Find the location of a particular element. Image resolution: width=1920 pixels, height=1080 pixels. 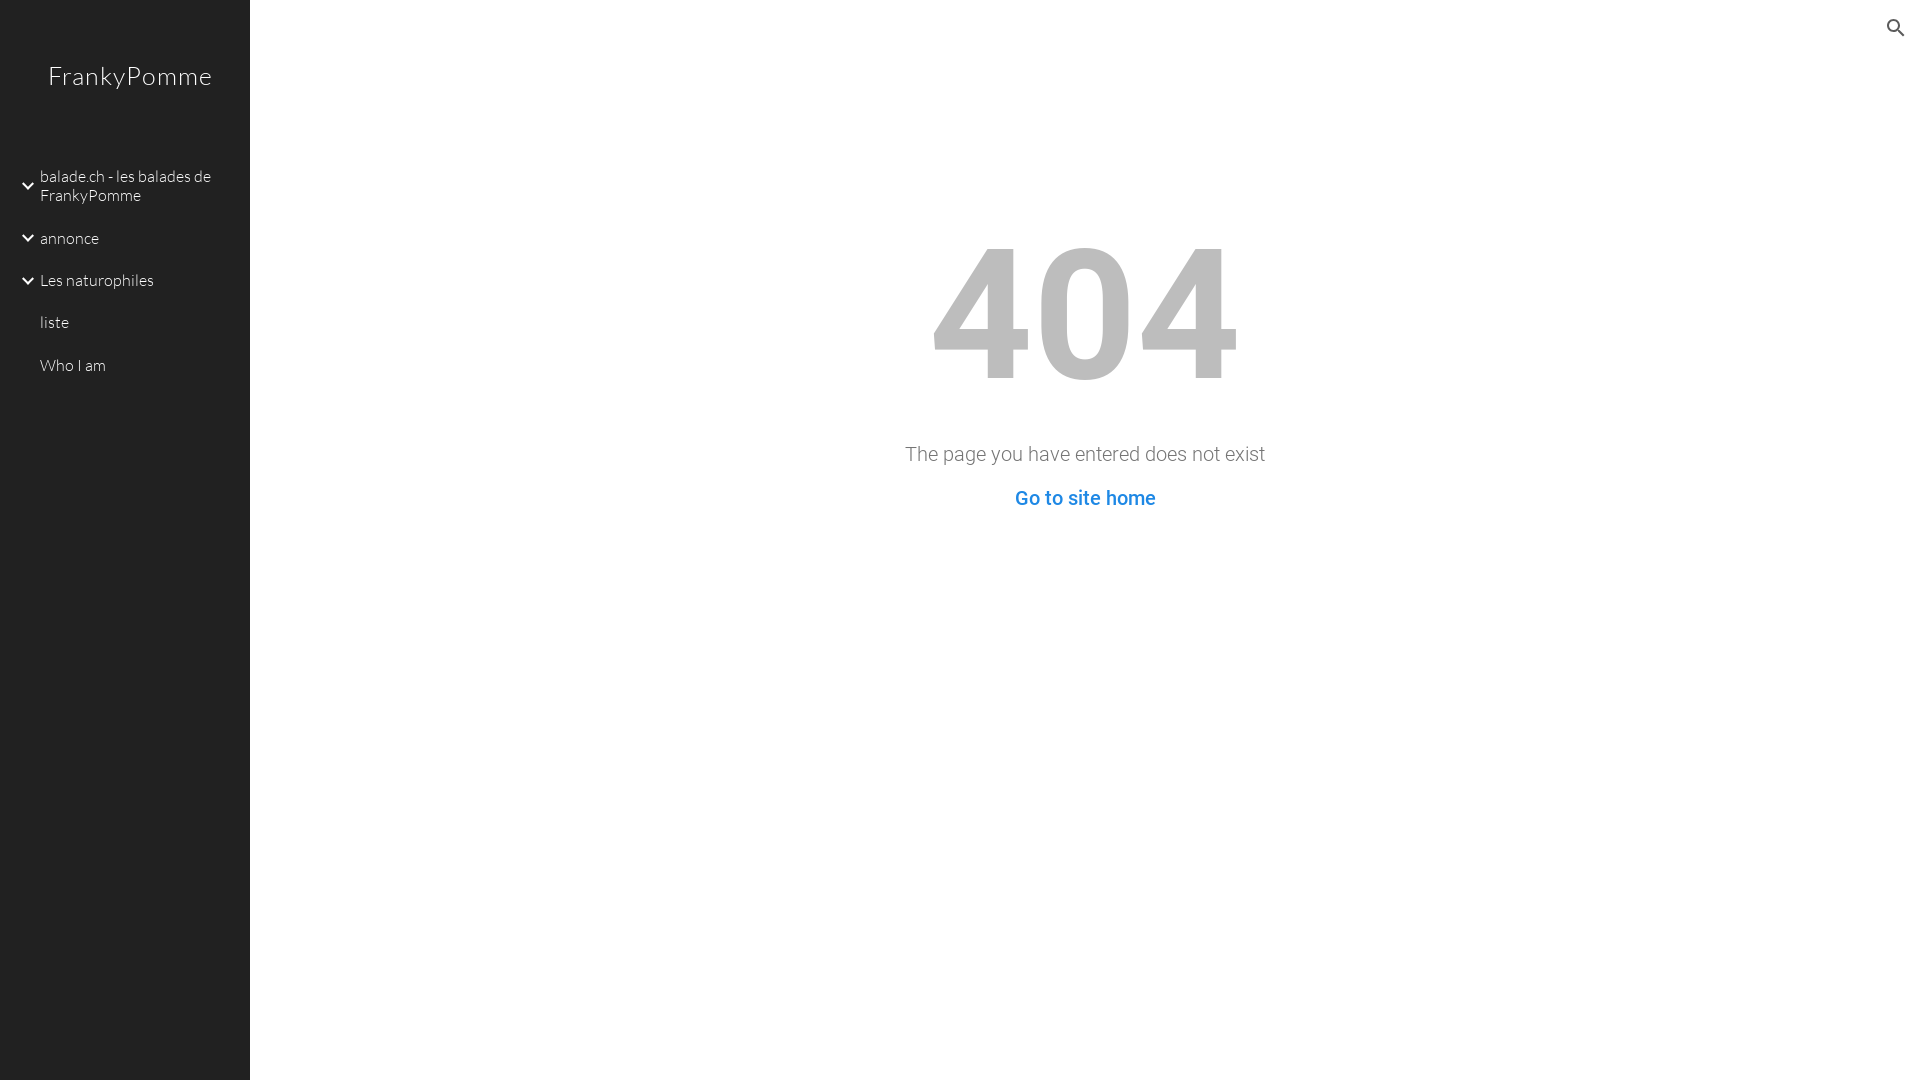

'Expand/Collapse' is located at coordinates (22, 237).